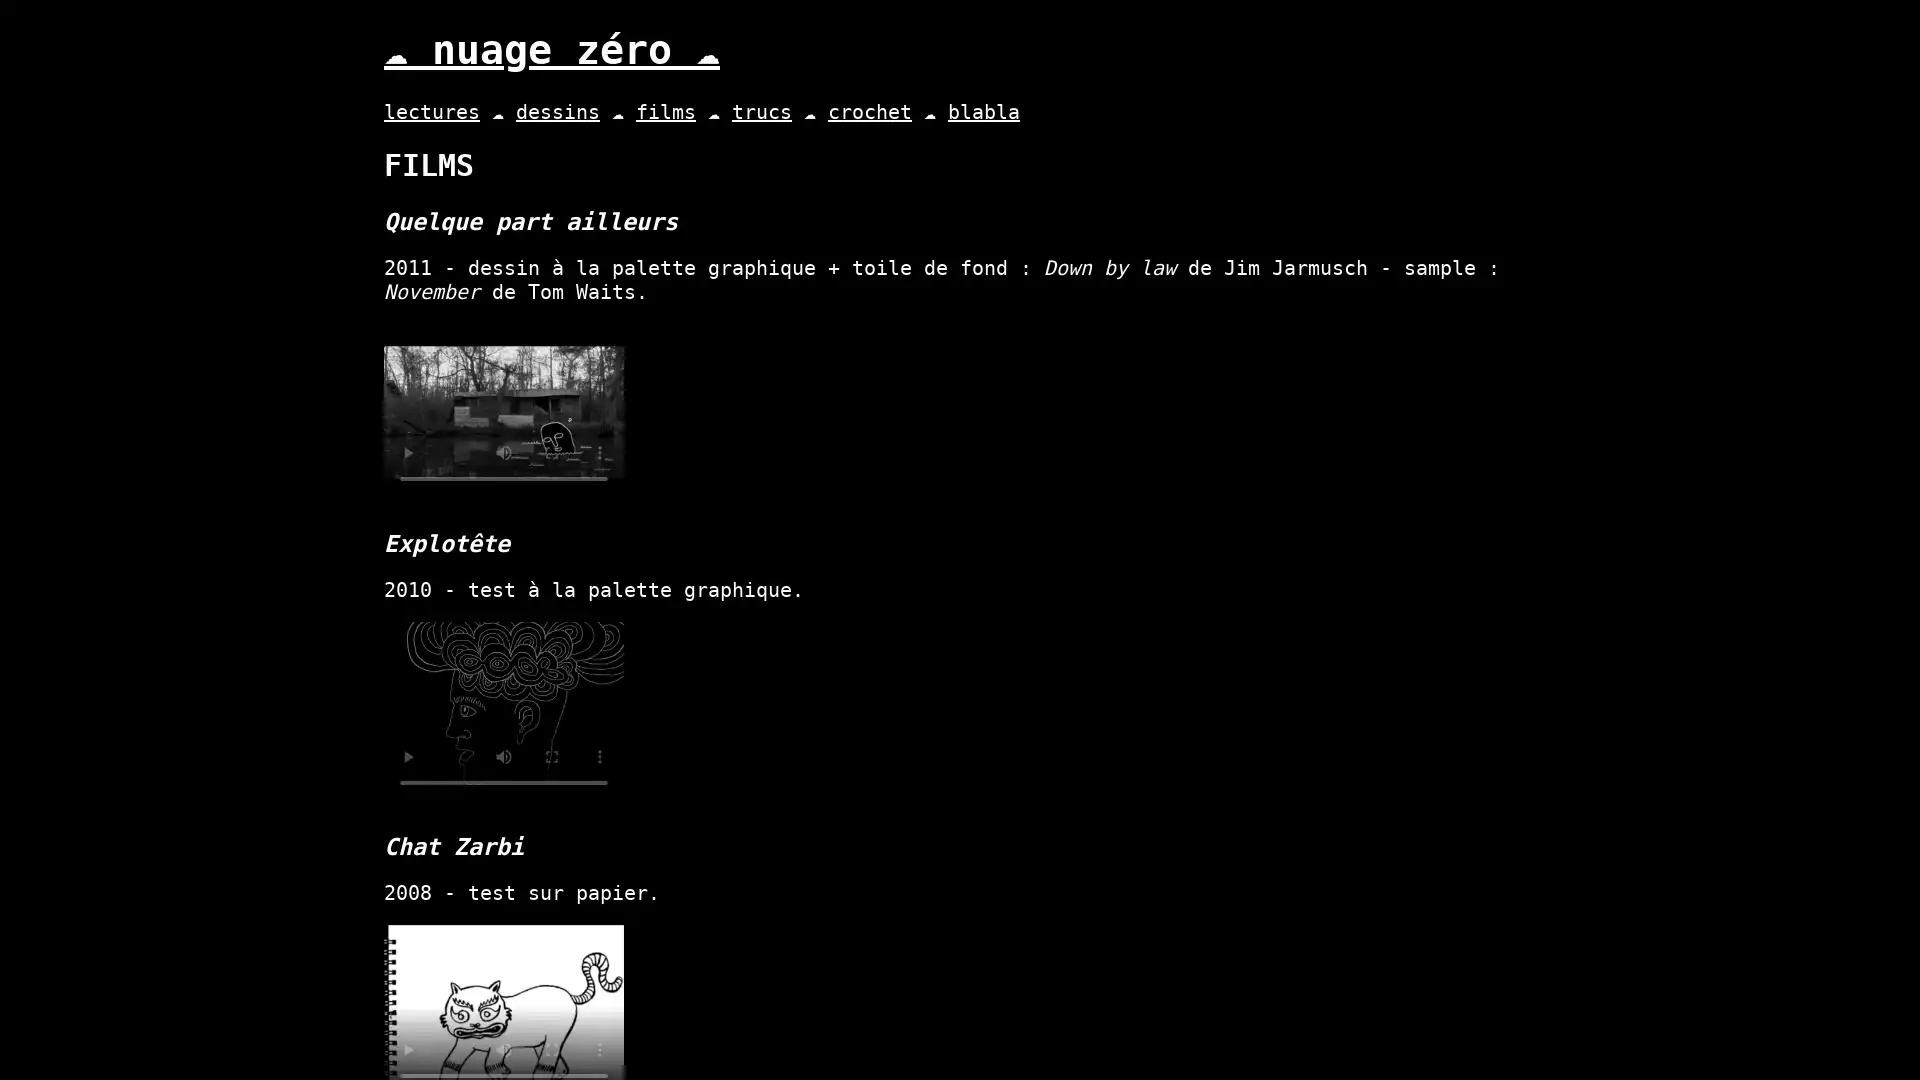 The width and height of the screenshot is (1920, 1080). Describe the element at coordinates (504, 452) in the screenshot. I see `mute` at that location.